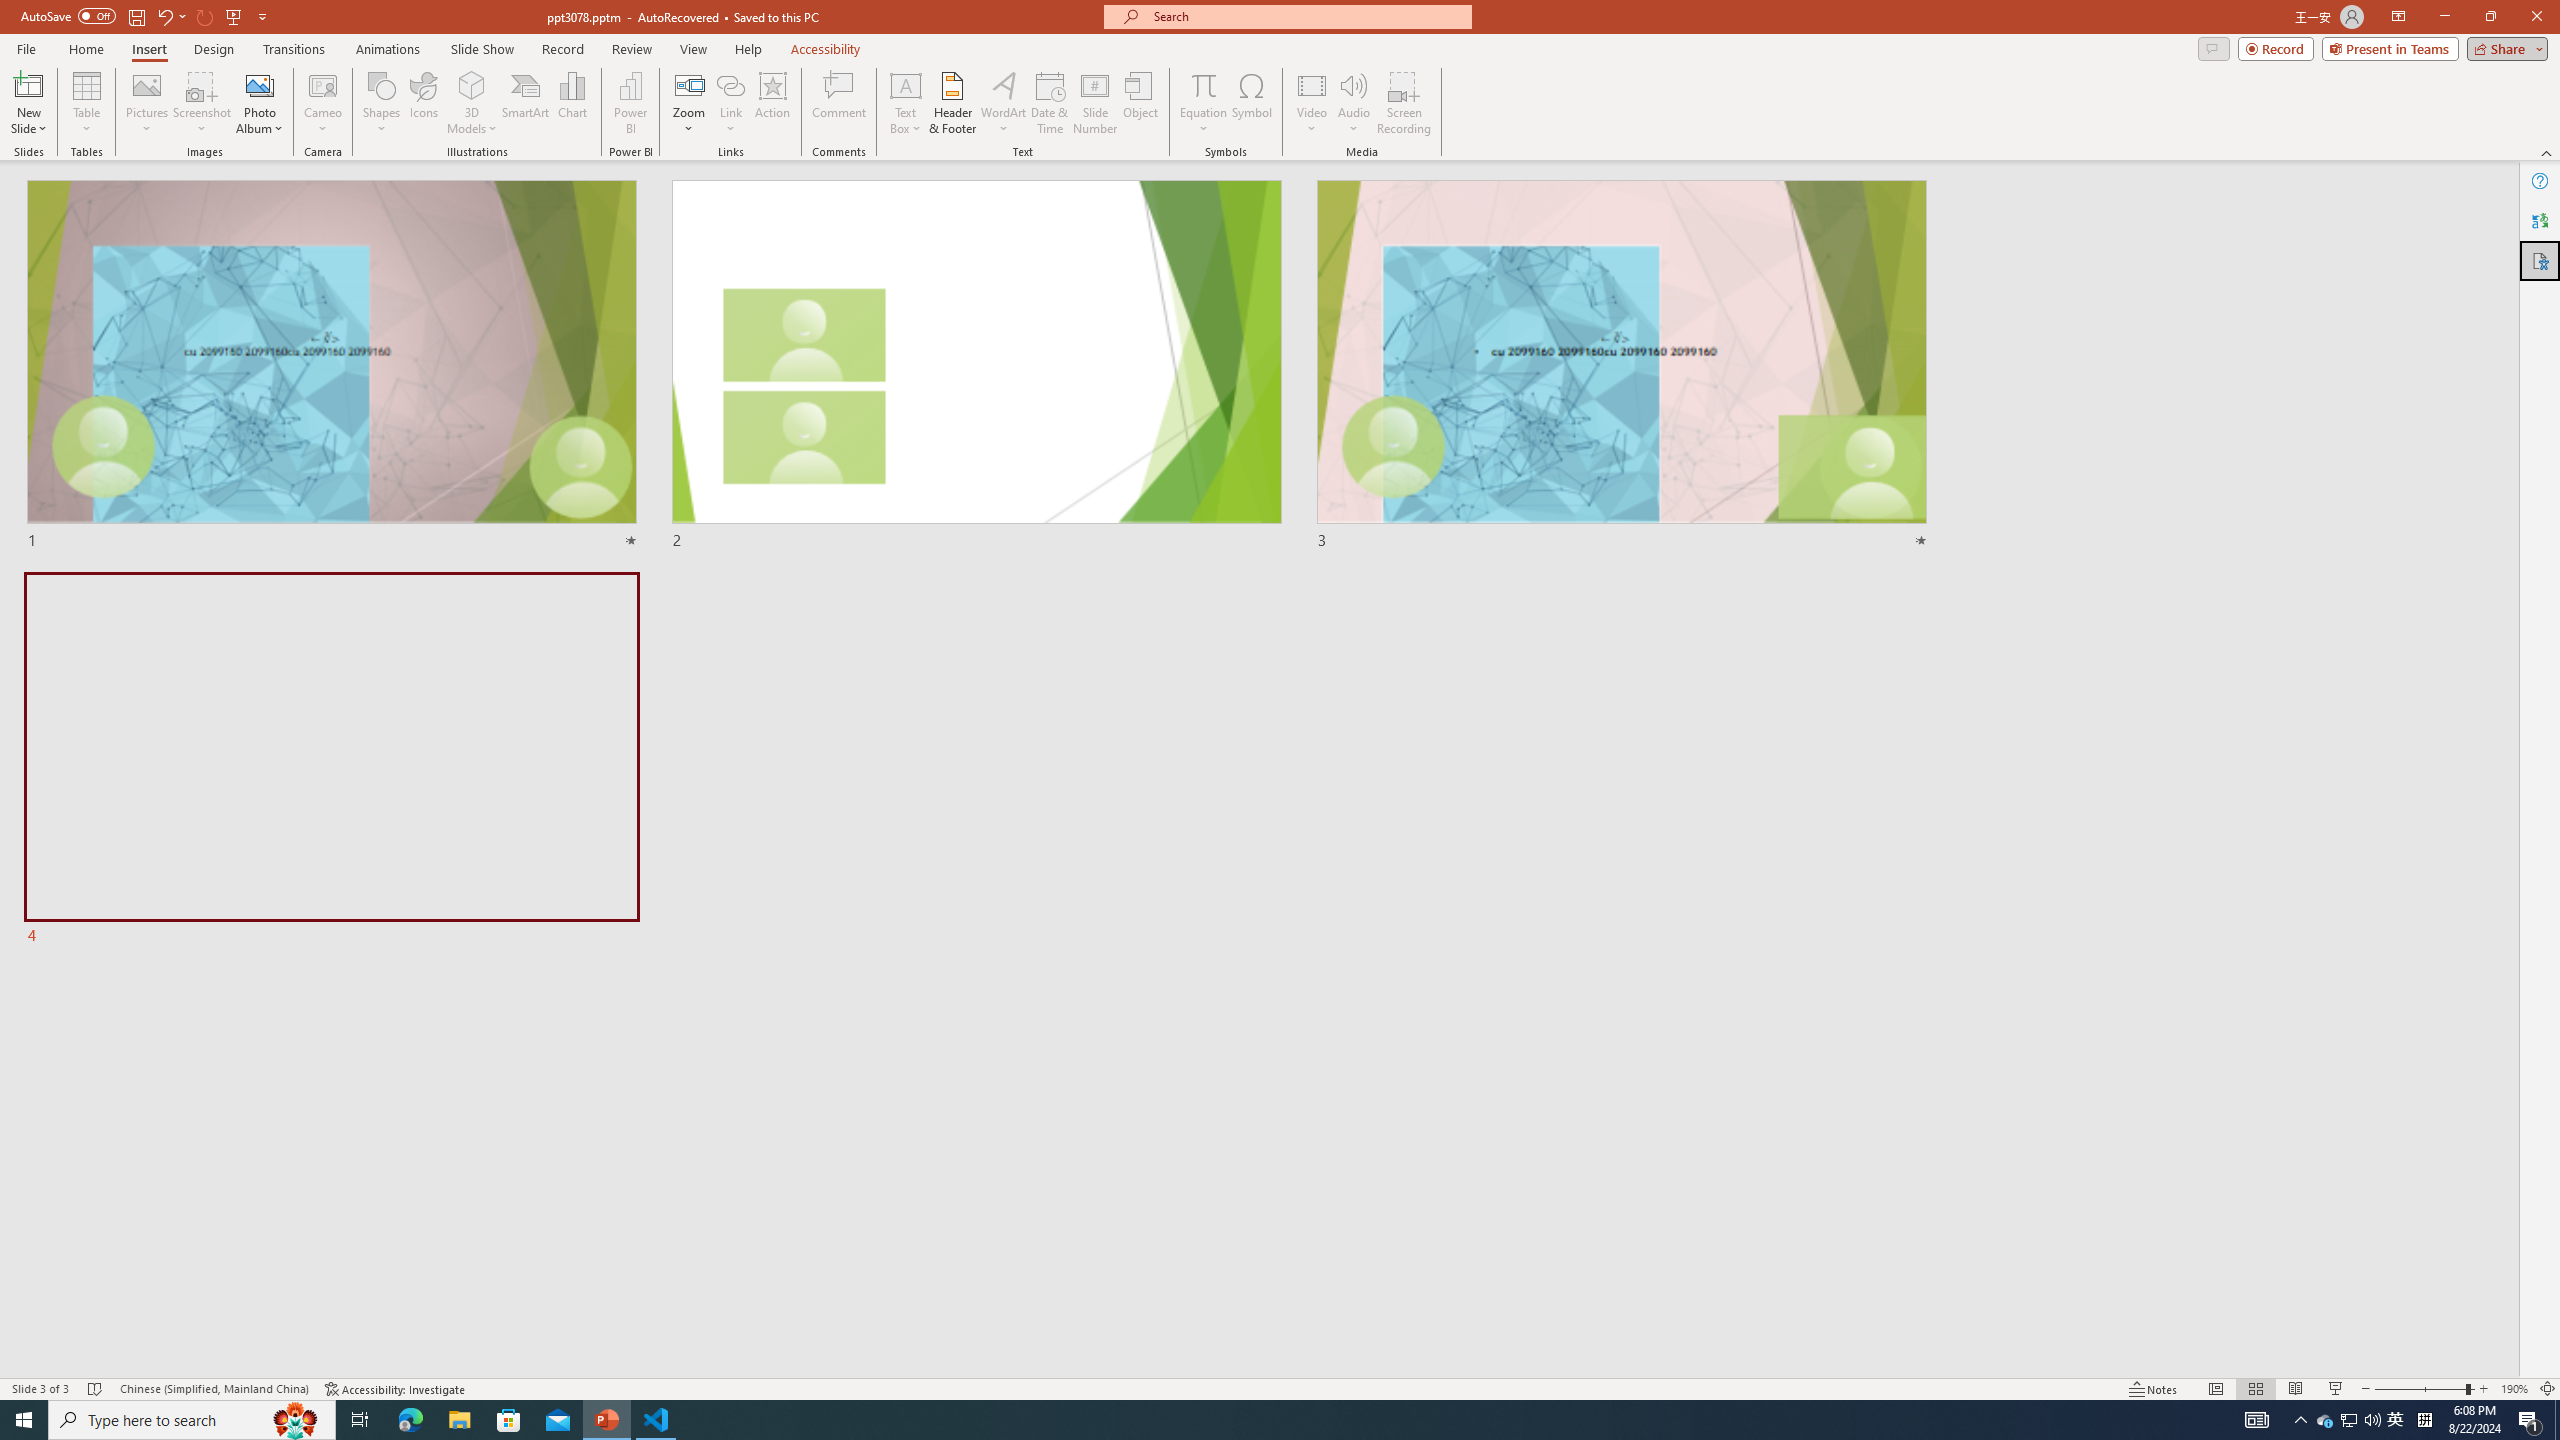 The image size is (2560, 1440). What do you see at coordinates (201, 103) in the screenshot?
I see `'Screenshot'` at bounding box center [201, 103].